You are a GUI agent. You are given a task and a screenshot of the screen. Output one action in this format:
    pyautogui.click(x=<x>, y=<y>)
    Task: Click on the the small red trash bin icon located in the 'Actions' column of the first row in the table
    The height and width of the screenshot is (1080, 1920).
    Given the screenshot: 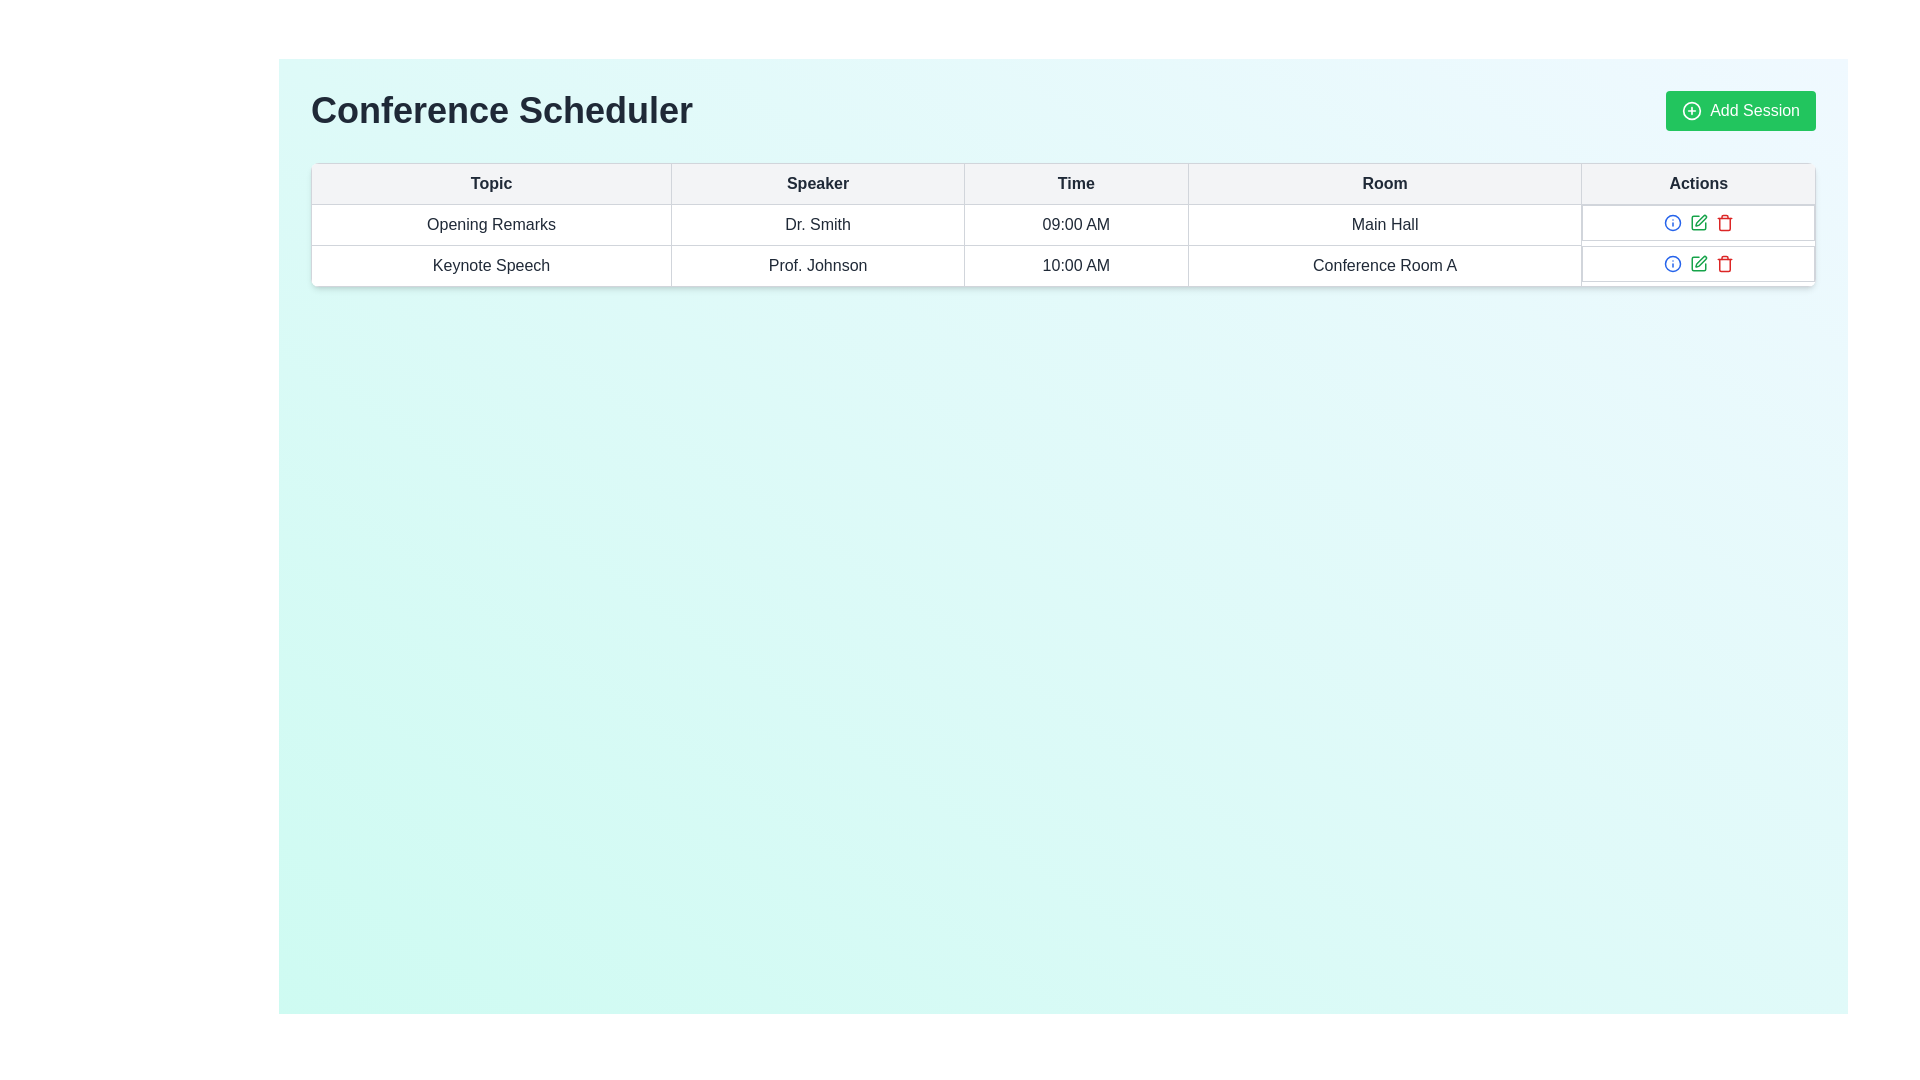 What is the action you would take?
    pyautogui.click(x=1723, y=223)
    